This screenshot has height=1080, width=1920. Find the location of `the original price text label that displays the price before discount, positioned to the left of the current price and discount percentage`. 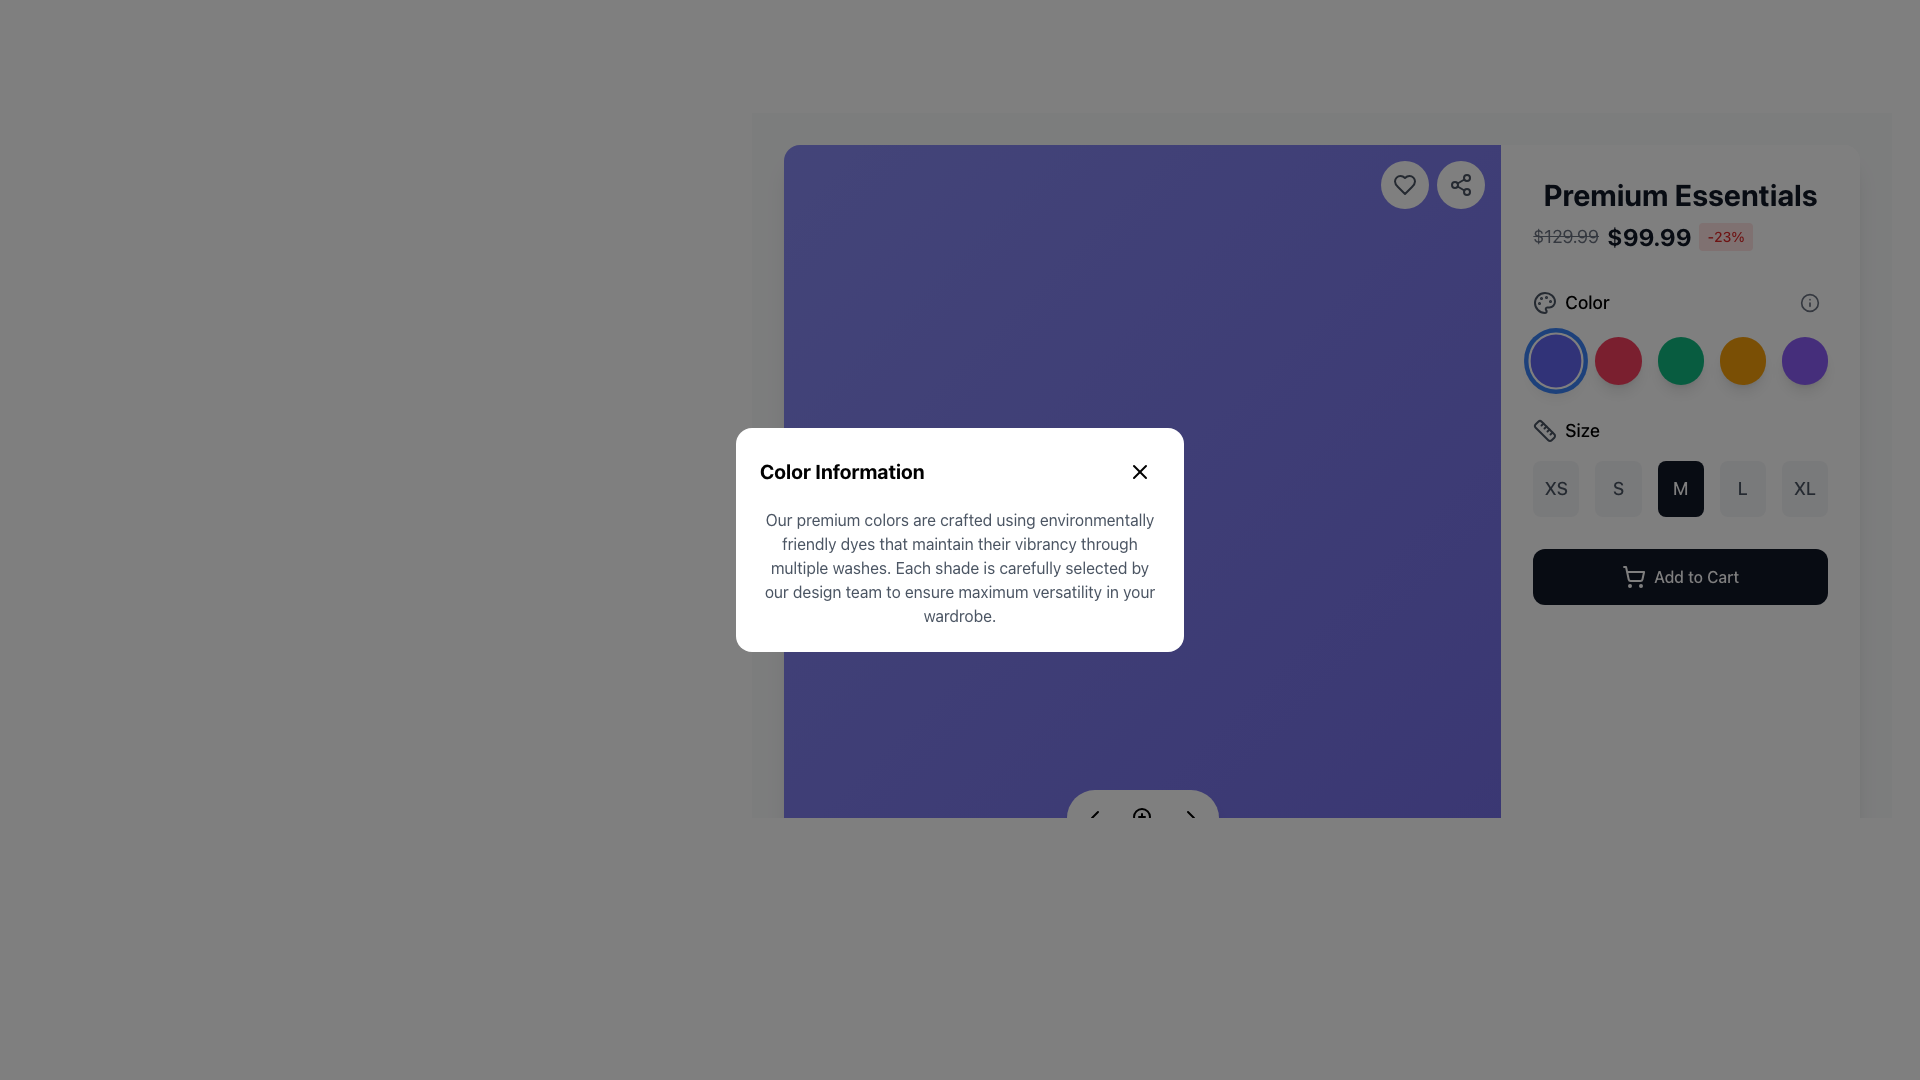

the original price text label that displays the price before discount, positioned to the left of the current price and discount percentage is located at coordinates (1565, 235).